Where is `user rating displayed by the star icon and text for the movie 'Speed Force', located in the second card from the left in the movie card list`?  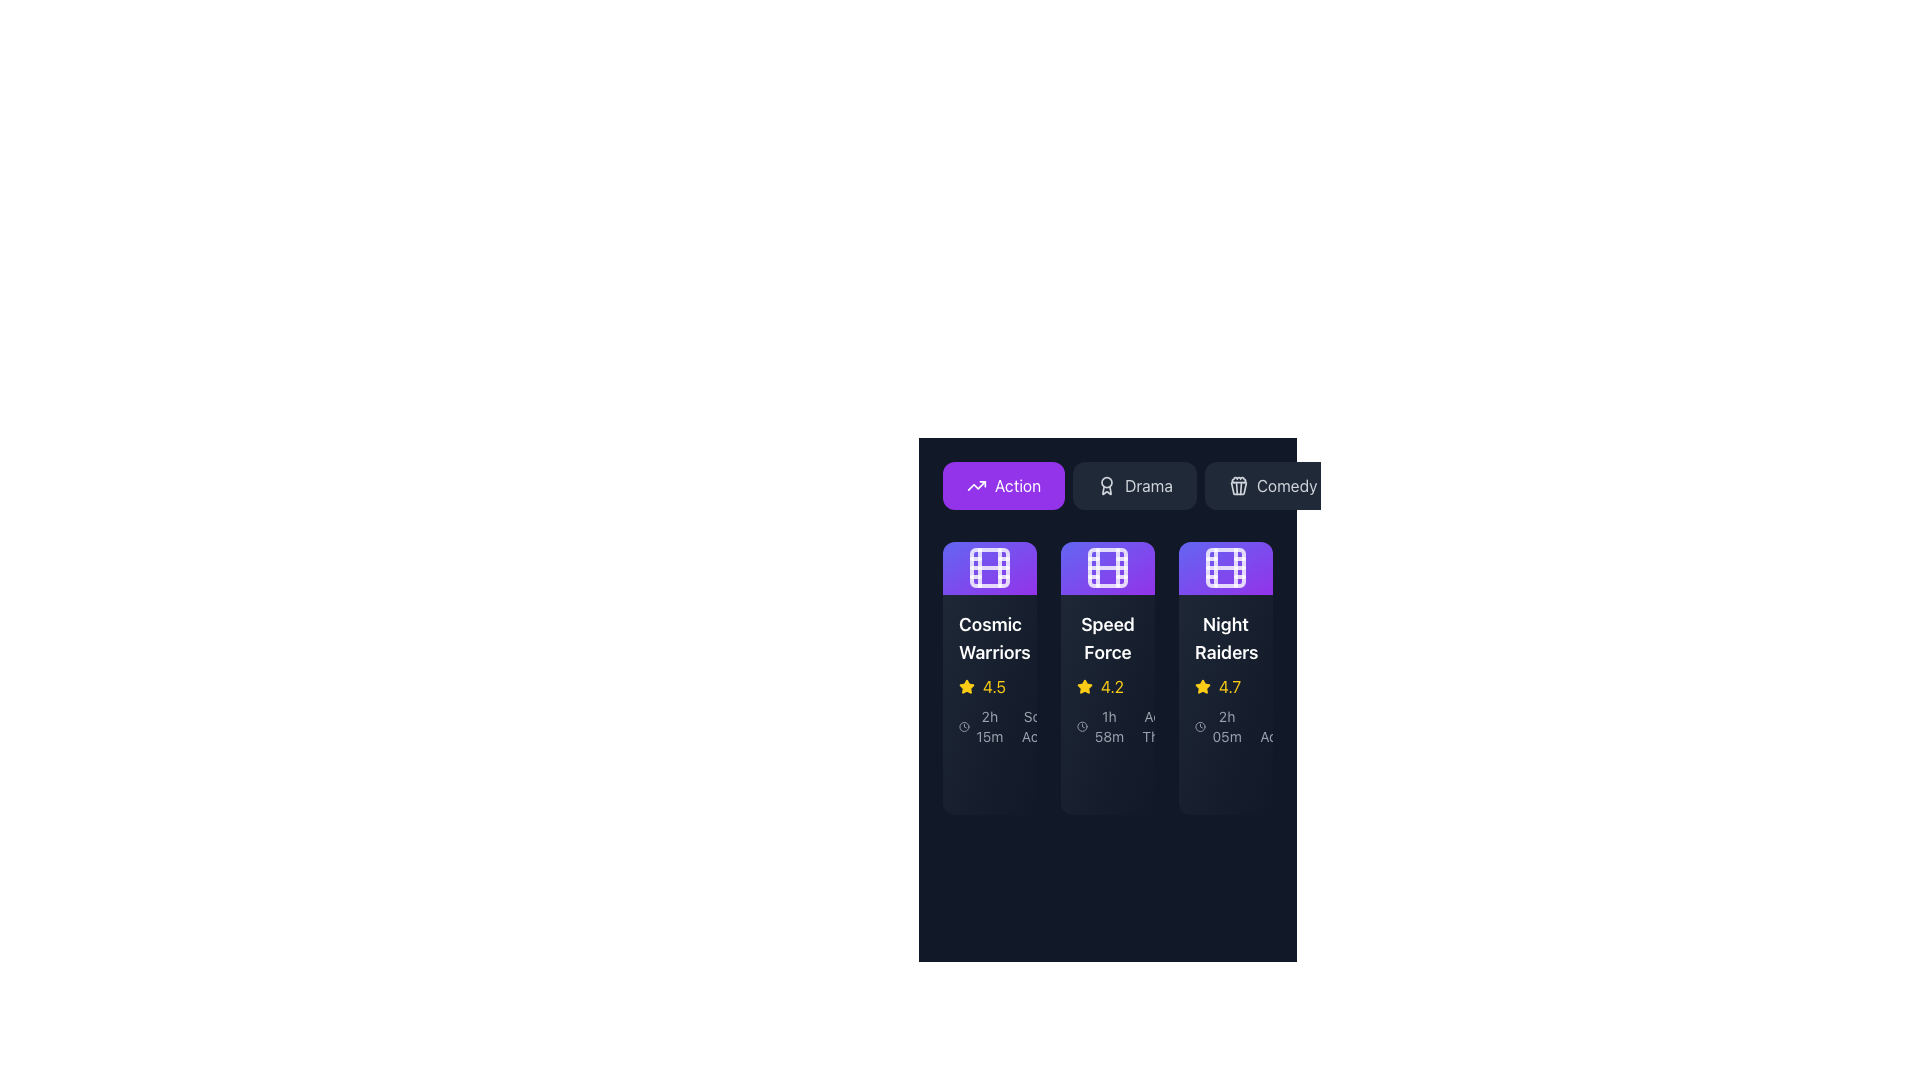 user rating displayed by the star icon and text for the movie 'Speed Force', located in the second card from the left in the movie card list is located at coordinates (1107, 685).